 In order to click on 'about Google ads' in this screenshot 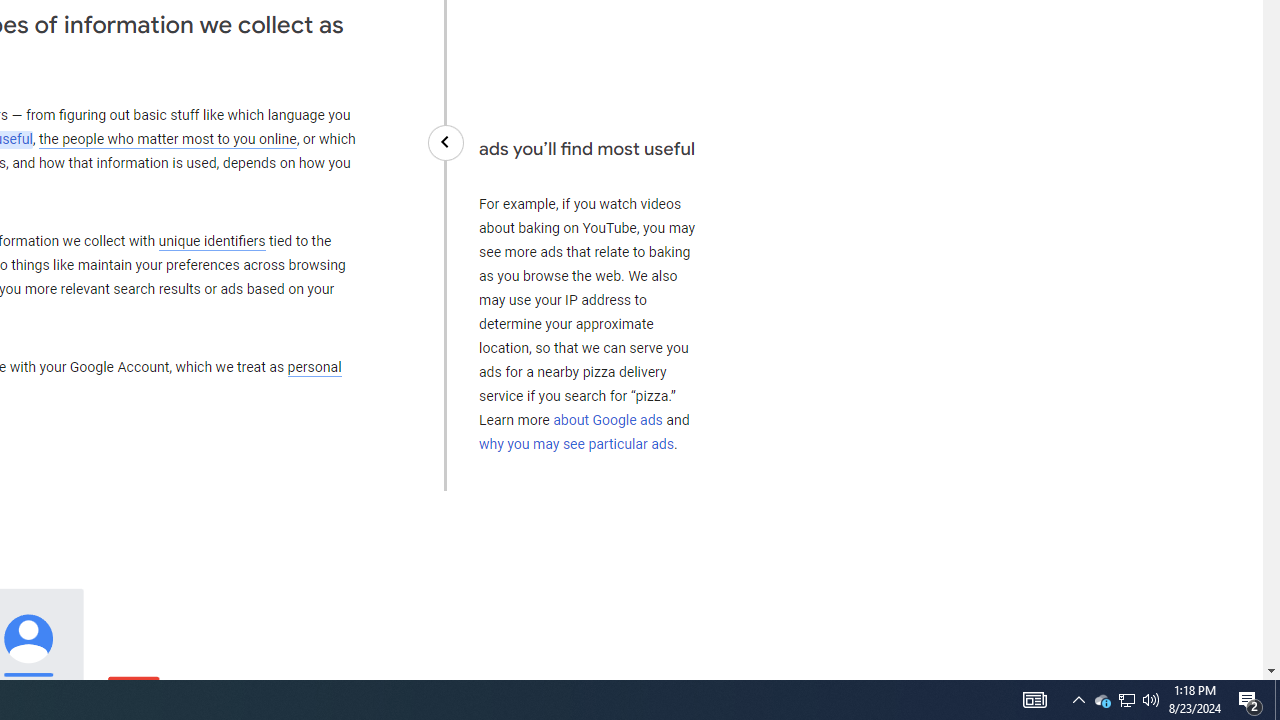, I will do `click(607, 419)`.